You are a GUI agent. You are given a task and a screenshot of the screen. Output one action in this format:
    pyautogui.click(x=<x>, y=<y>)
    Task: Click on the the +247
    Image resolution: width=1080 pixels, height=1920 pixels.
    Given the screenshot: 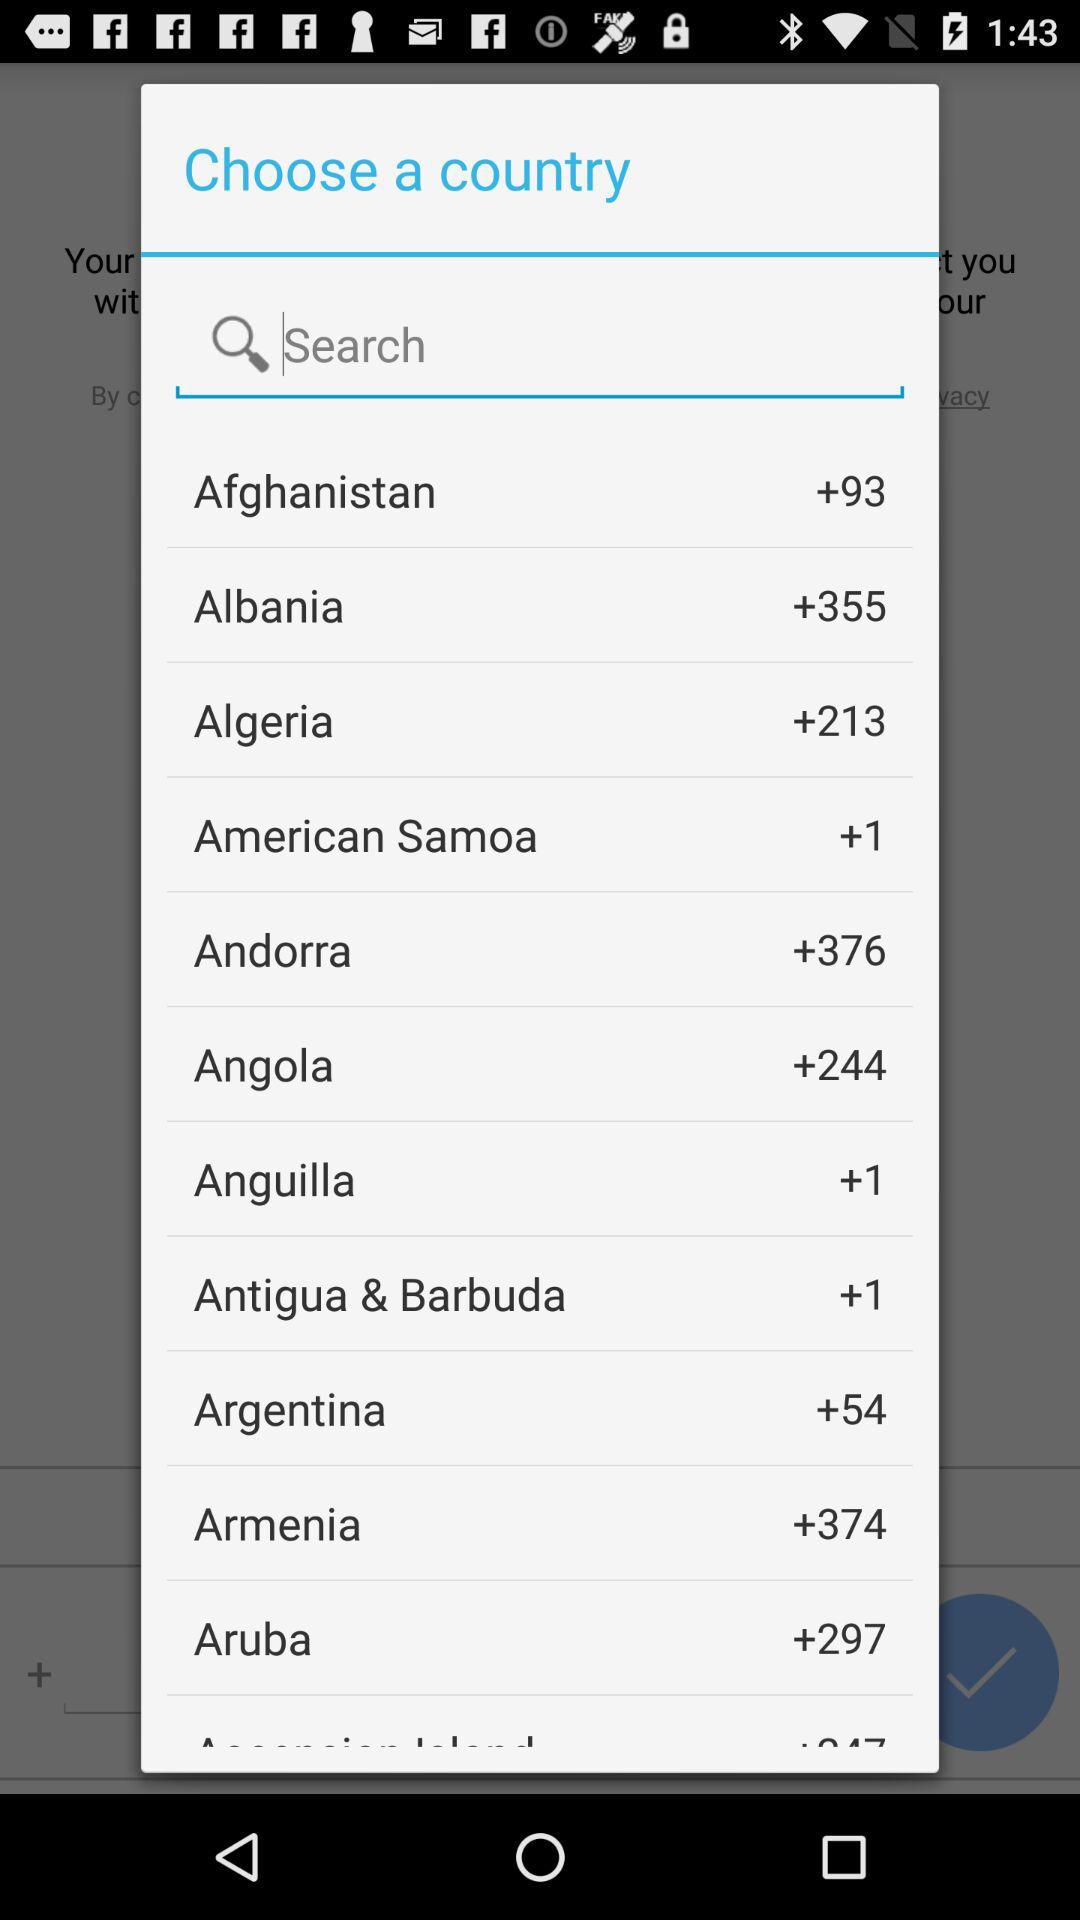 What is the action you would take?
    pyautogui.click(x=839, y=1733)
    